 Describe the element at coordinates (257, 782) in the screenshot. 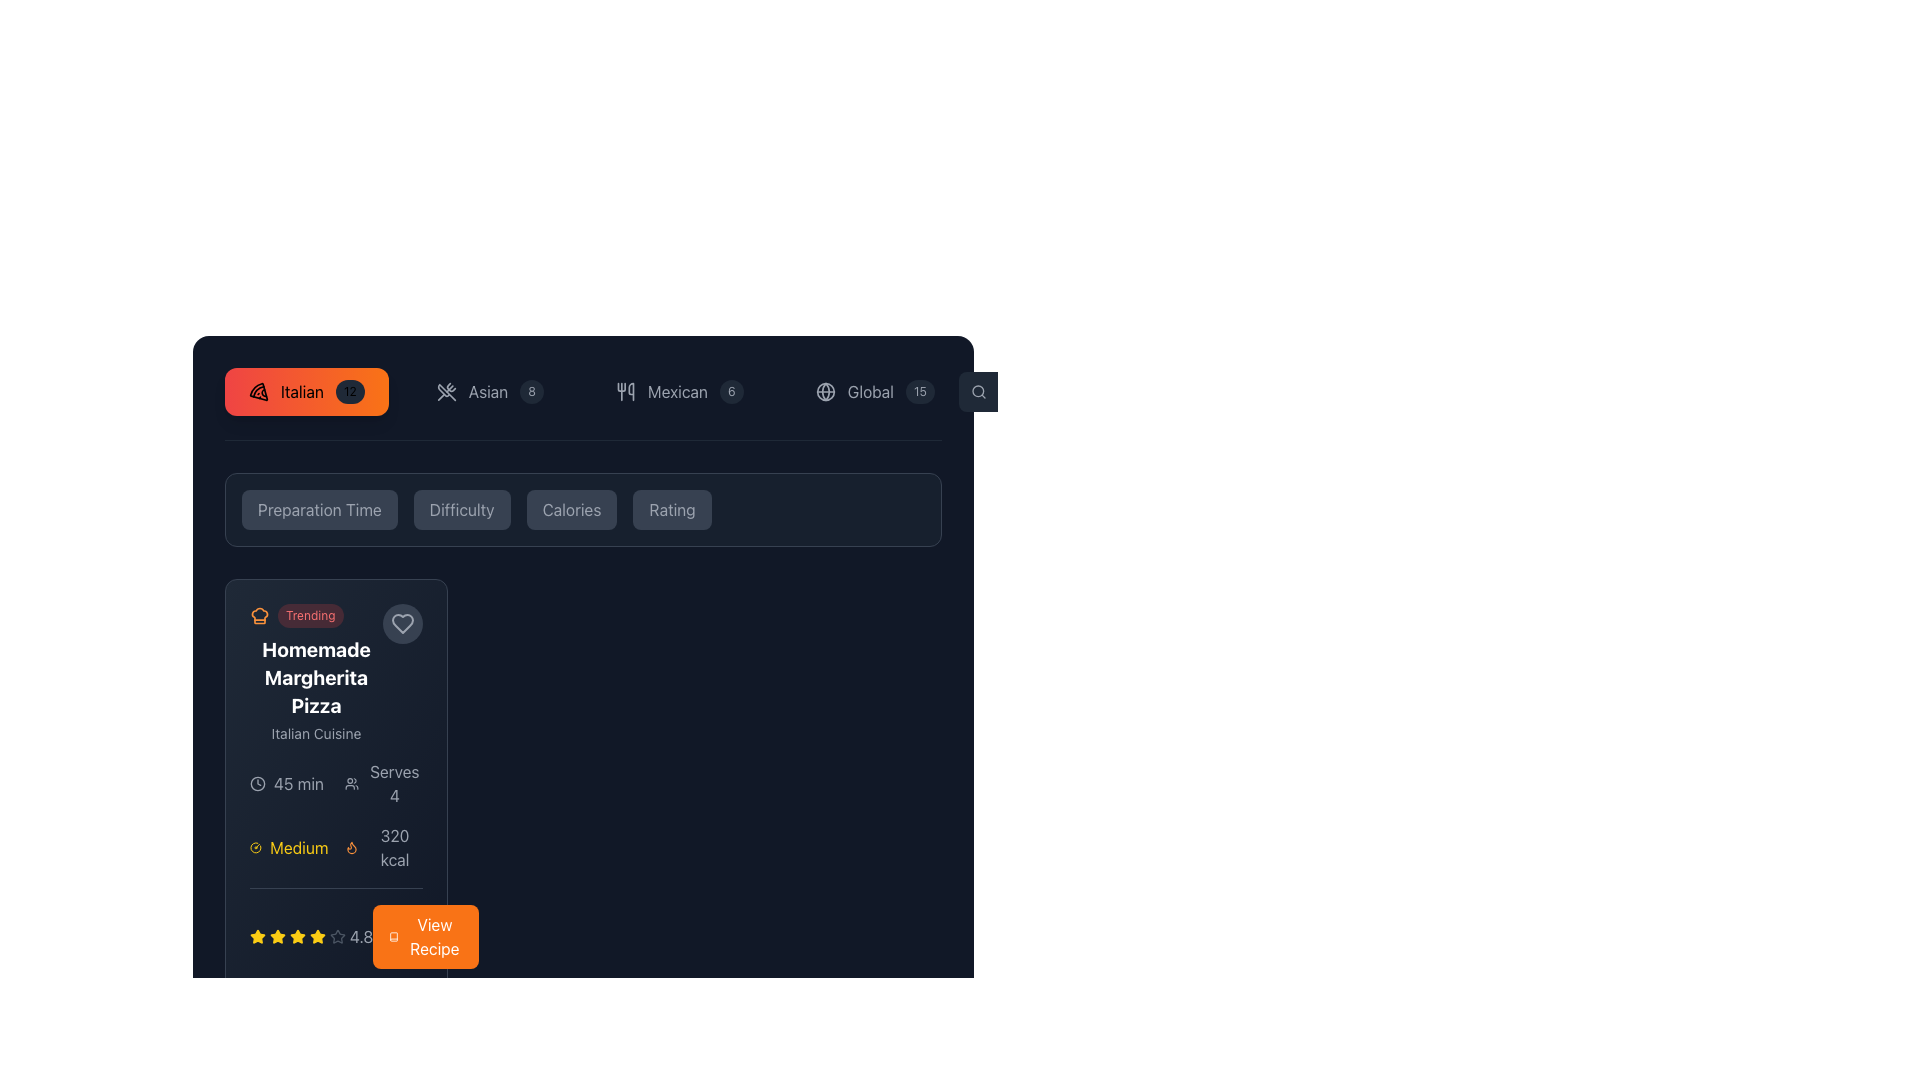

I see `the circular graphical element representing the clock's face located in the top-left corner of the recipe card` at that location.